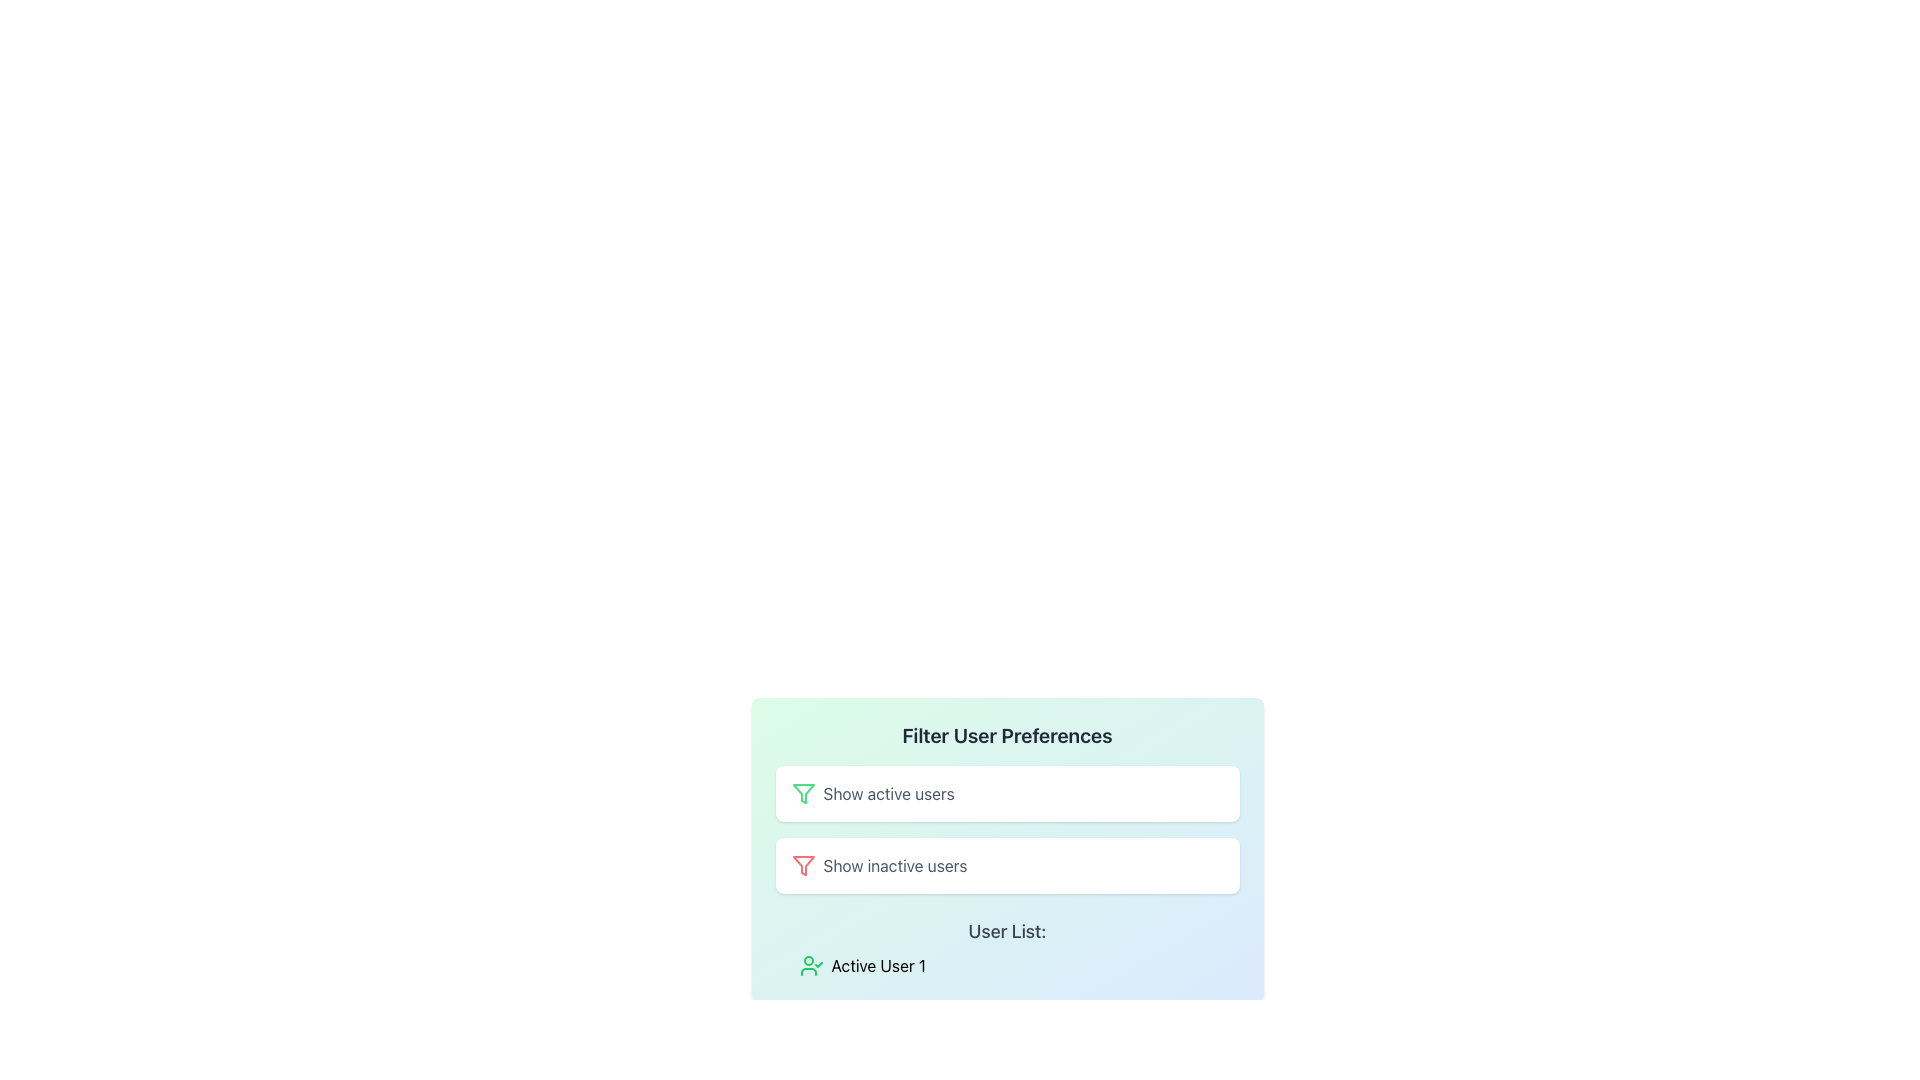  Describe the element at coordinates (879, 865) in the screenshot. I see `the 'Show inactive users' text label with the red filter icon` at that location.